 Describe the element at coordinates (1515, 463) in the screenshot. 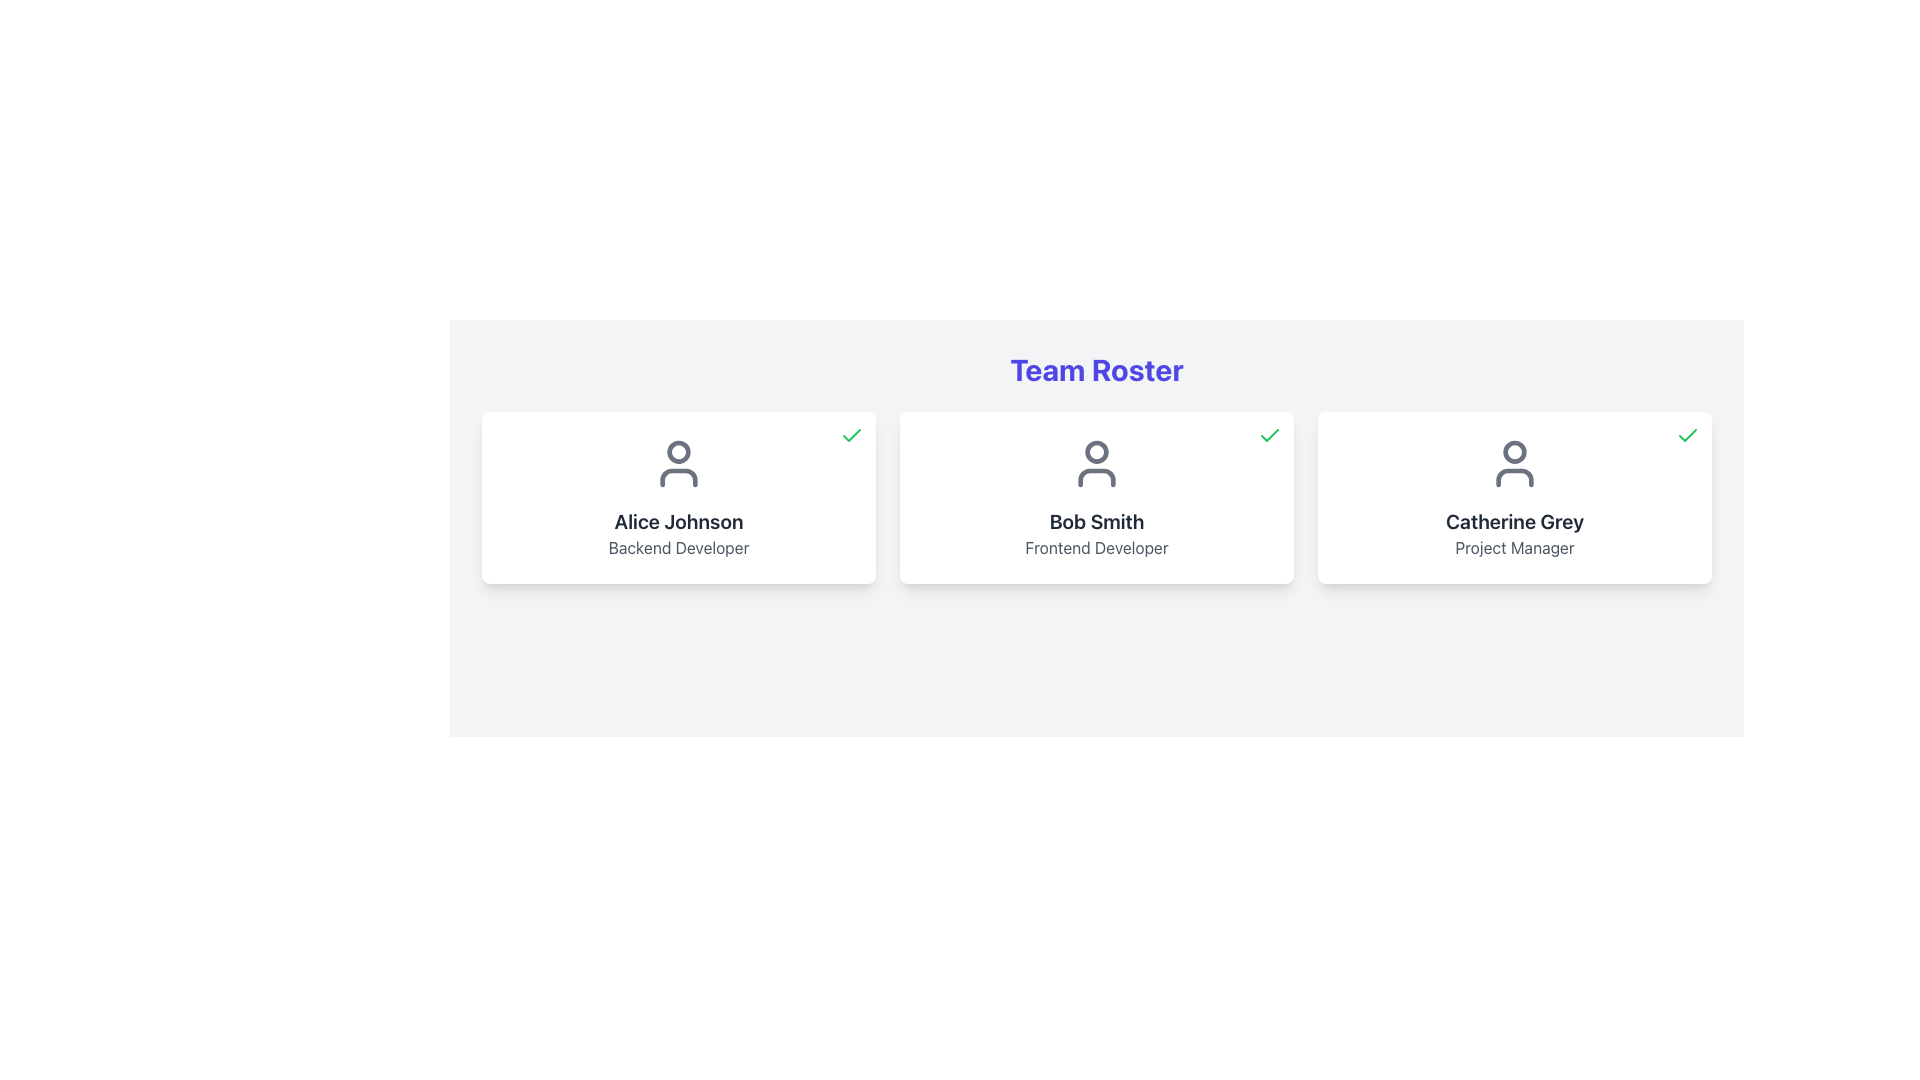

I see `the user avatar icon, which is a gray circle with a semicircular body, located at the top center of the card titled 'Catherine Grey'` at that location.